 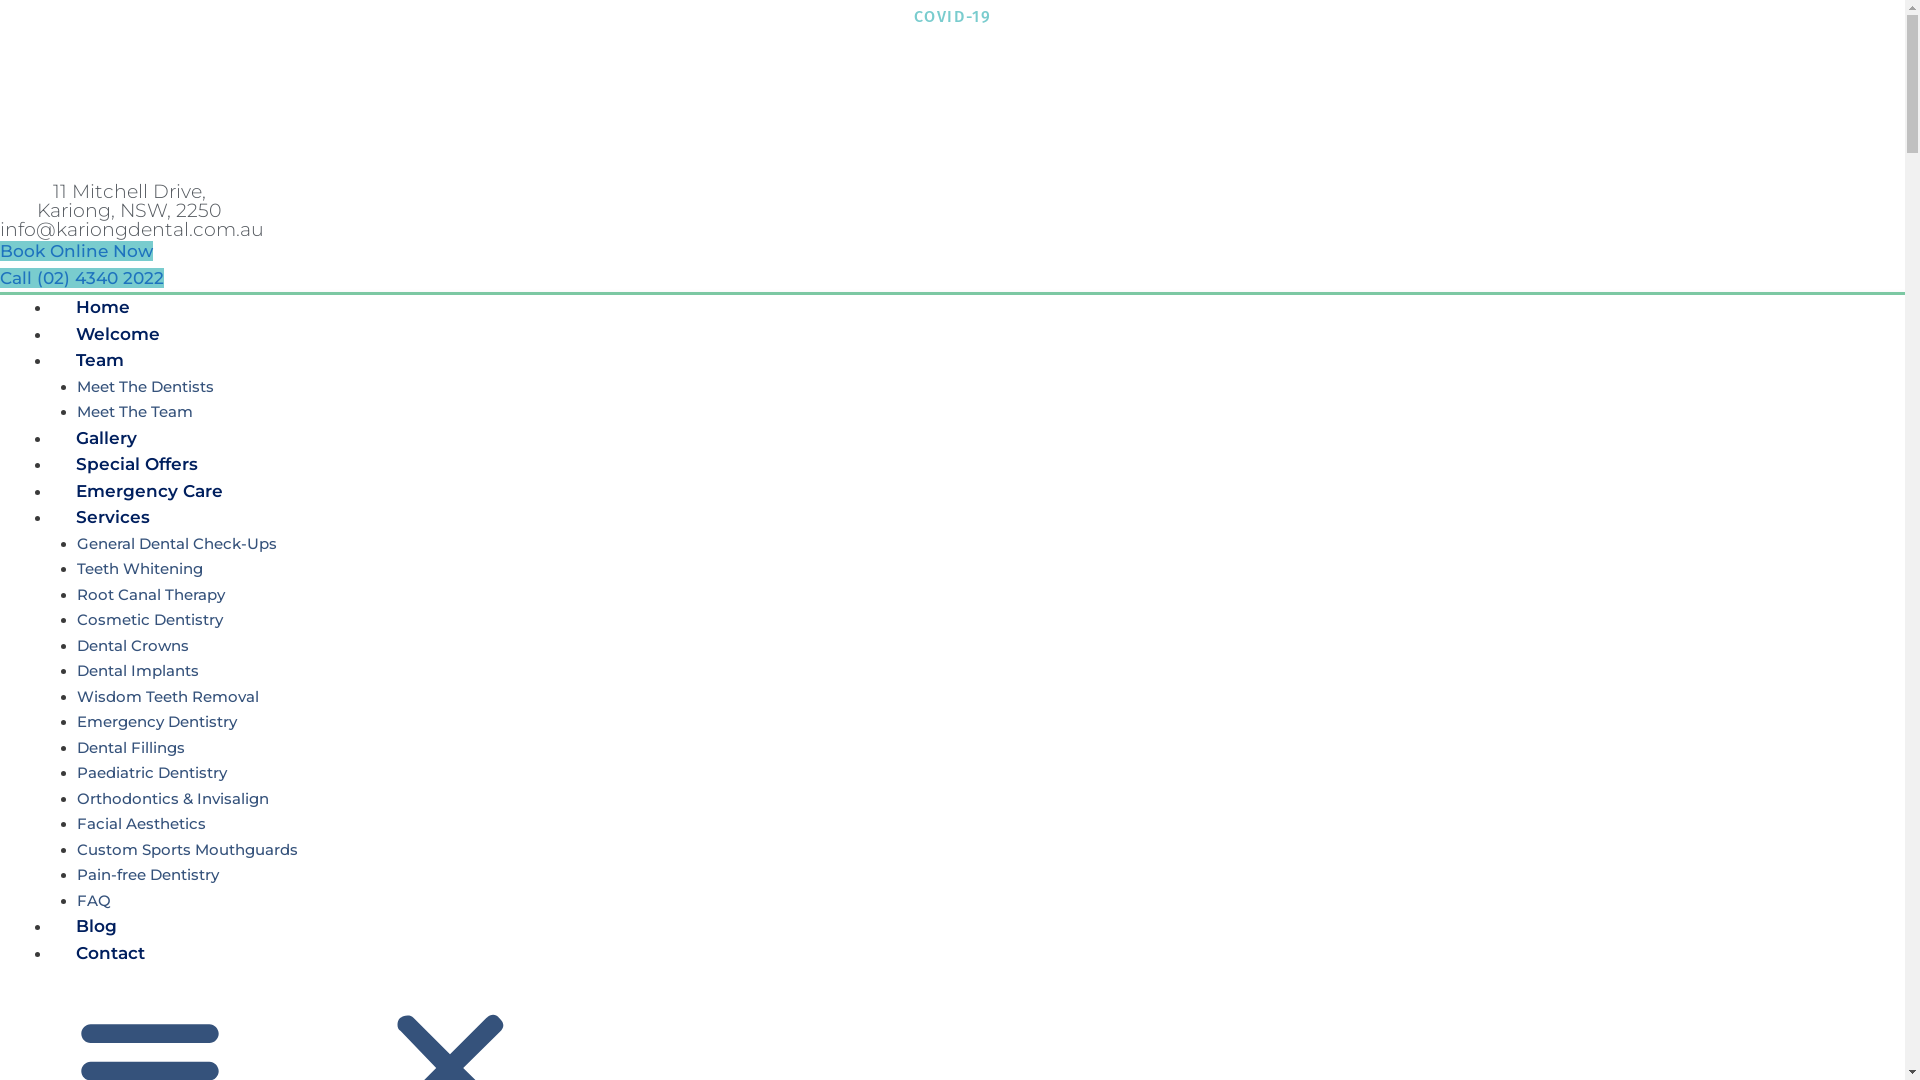 I want to click on 'Contact', so click(x=51, y=951).